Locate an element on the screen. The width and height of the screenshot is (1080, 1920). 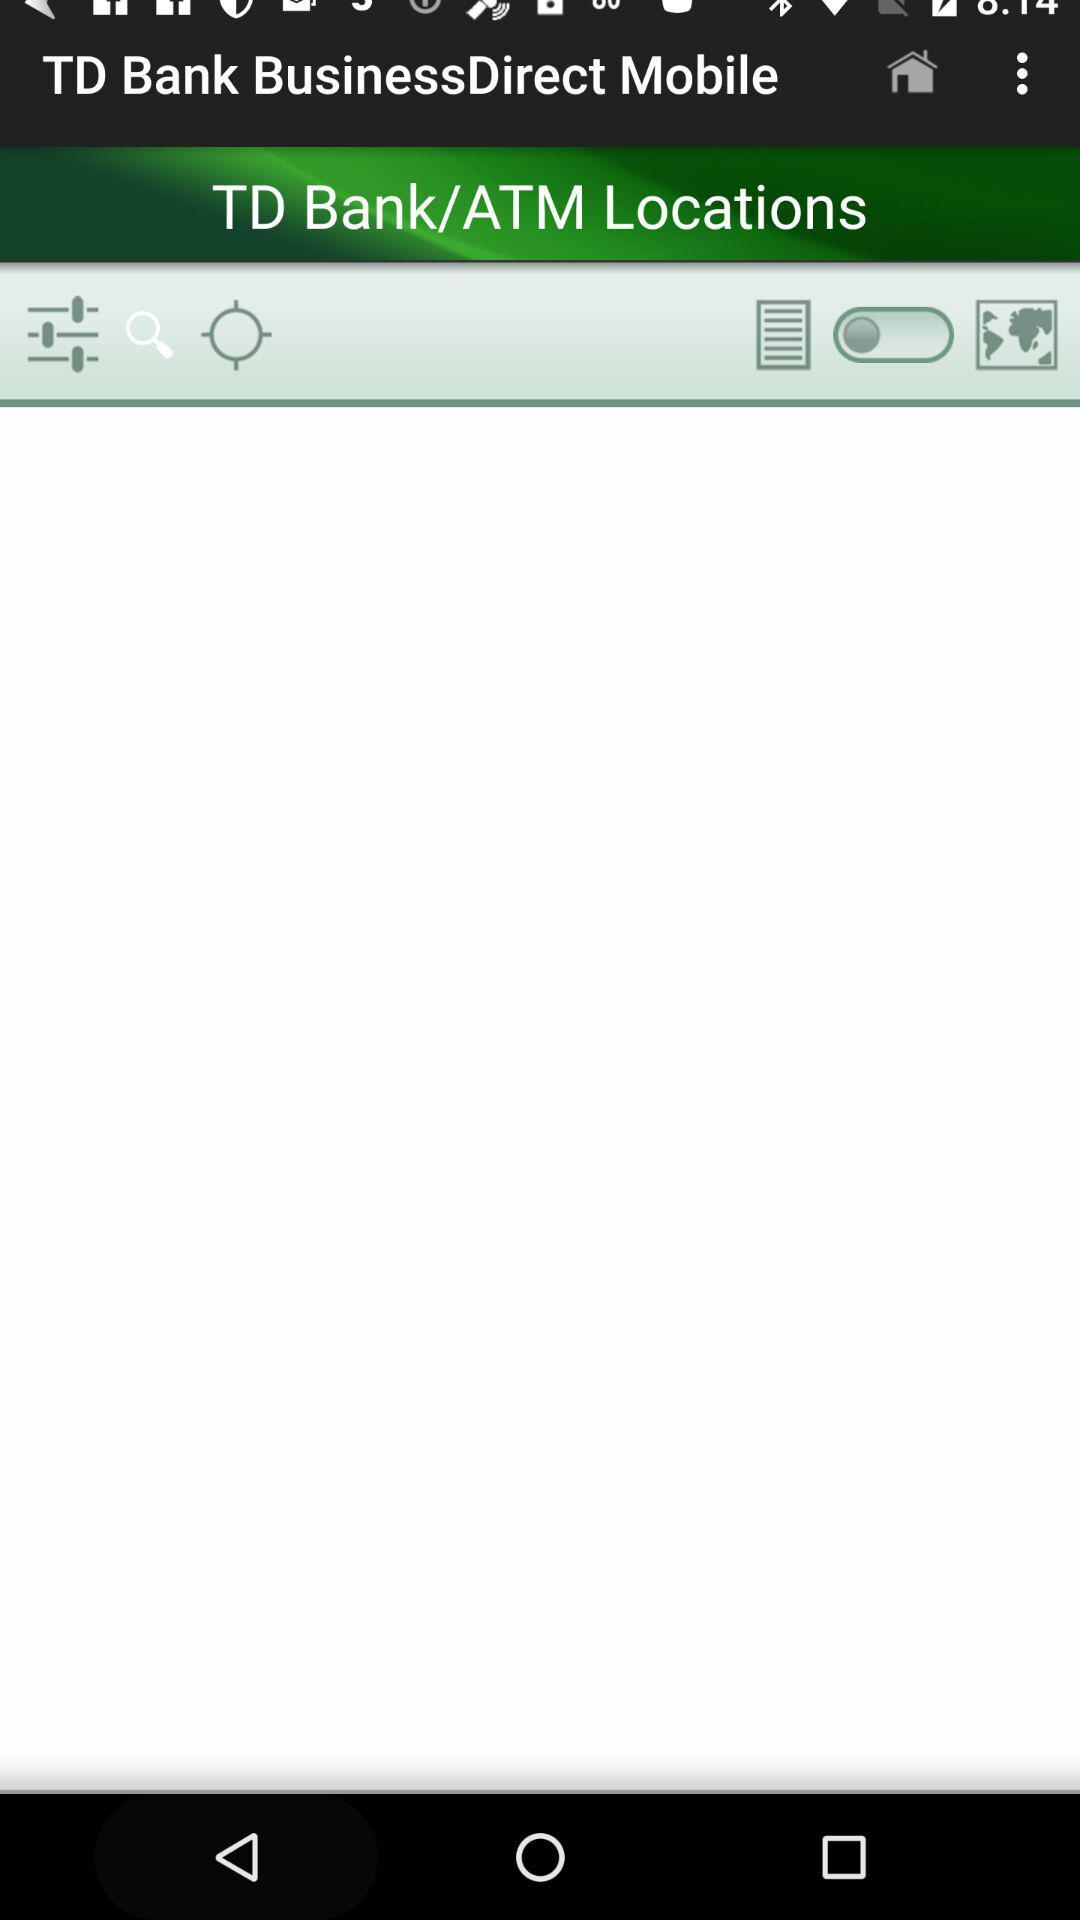
the sliders icon is located at coordinates (61, 334).